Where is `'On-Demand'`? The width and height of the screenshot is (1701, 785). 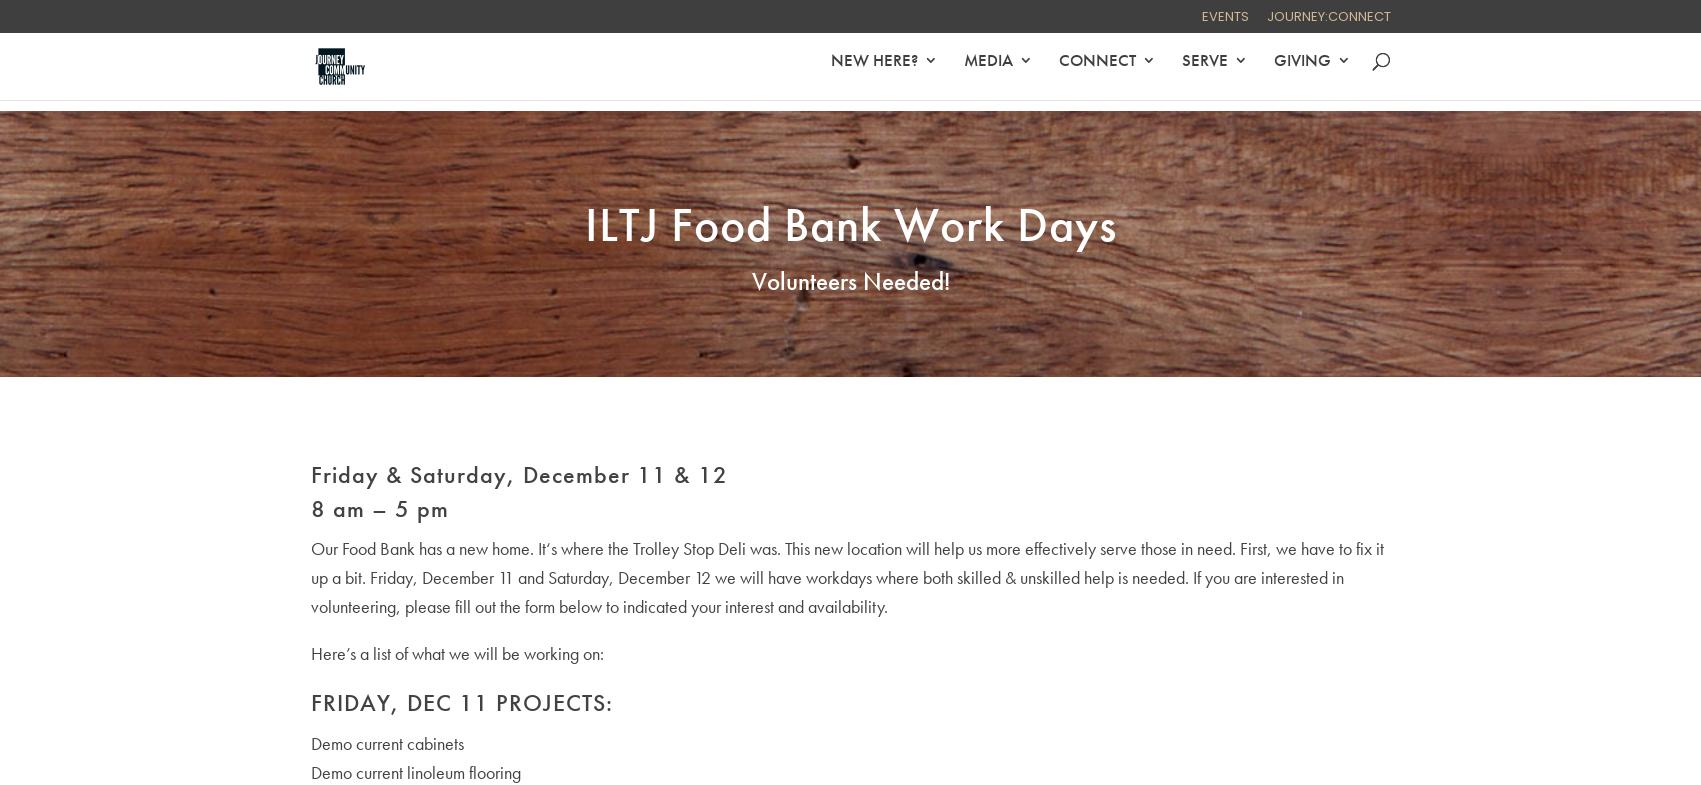 'On-Demand' is located at coordinates (1044, 193).